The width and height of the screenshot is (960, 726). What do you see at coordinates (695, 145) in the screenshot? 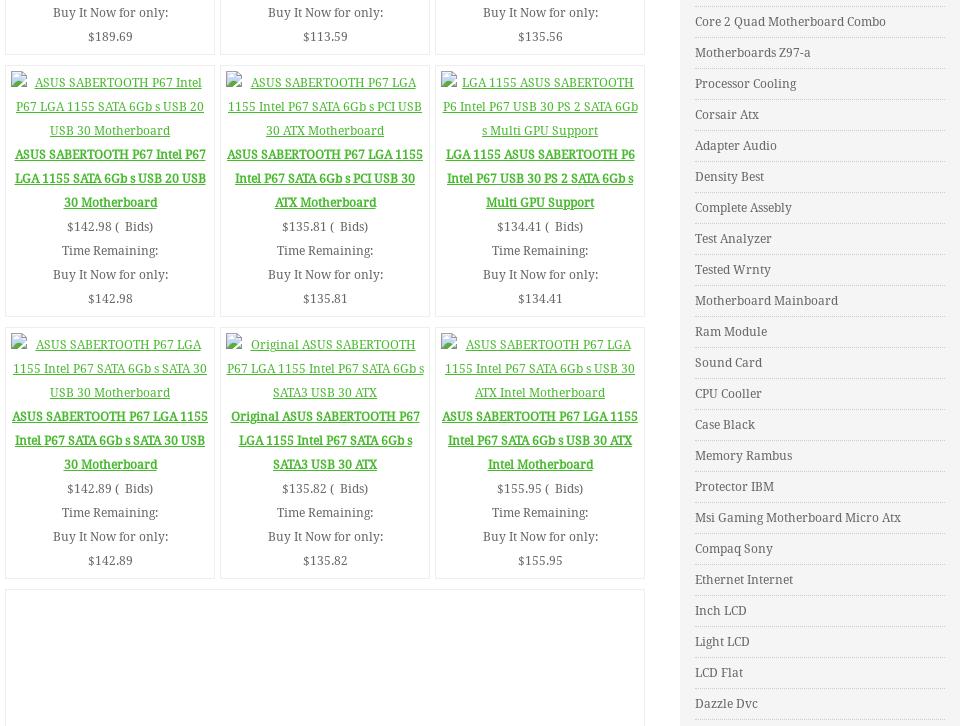
I see `'Adapter Audio'` at bounding box center [695, 145].